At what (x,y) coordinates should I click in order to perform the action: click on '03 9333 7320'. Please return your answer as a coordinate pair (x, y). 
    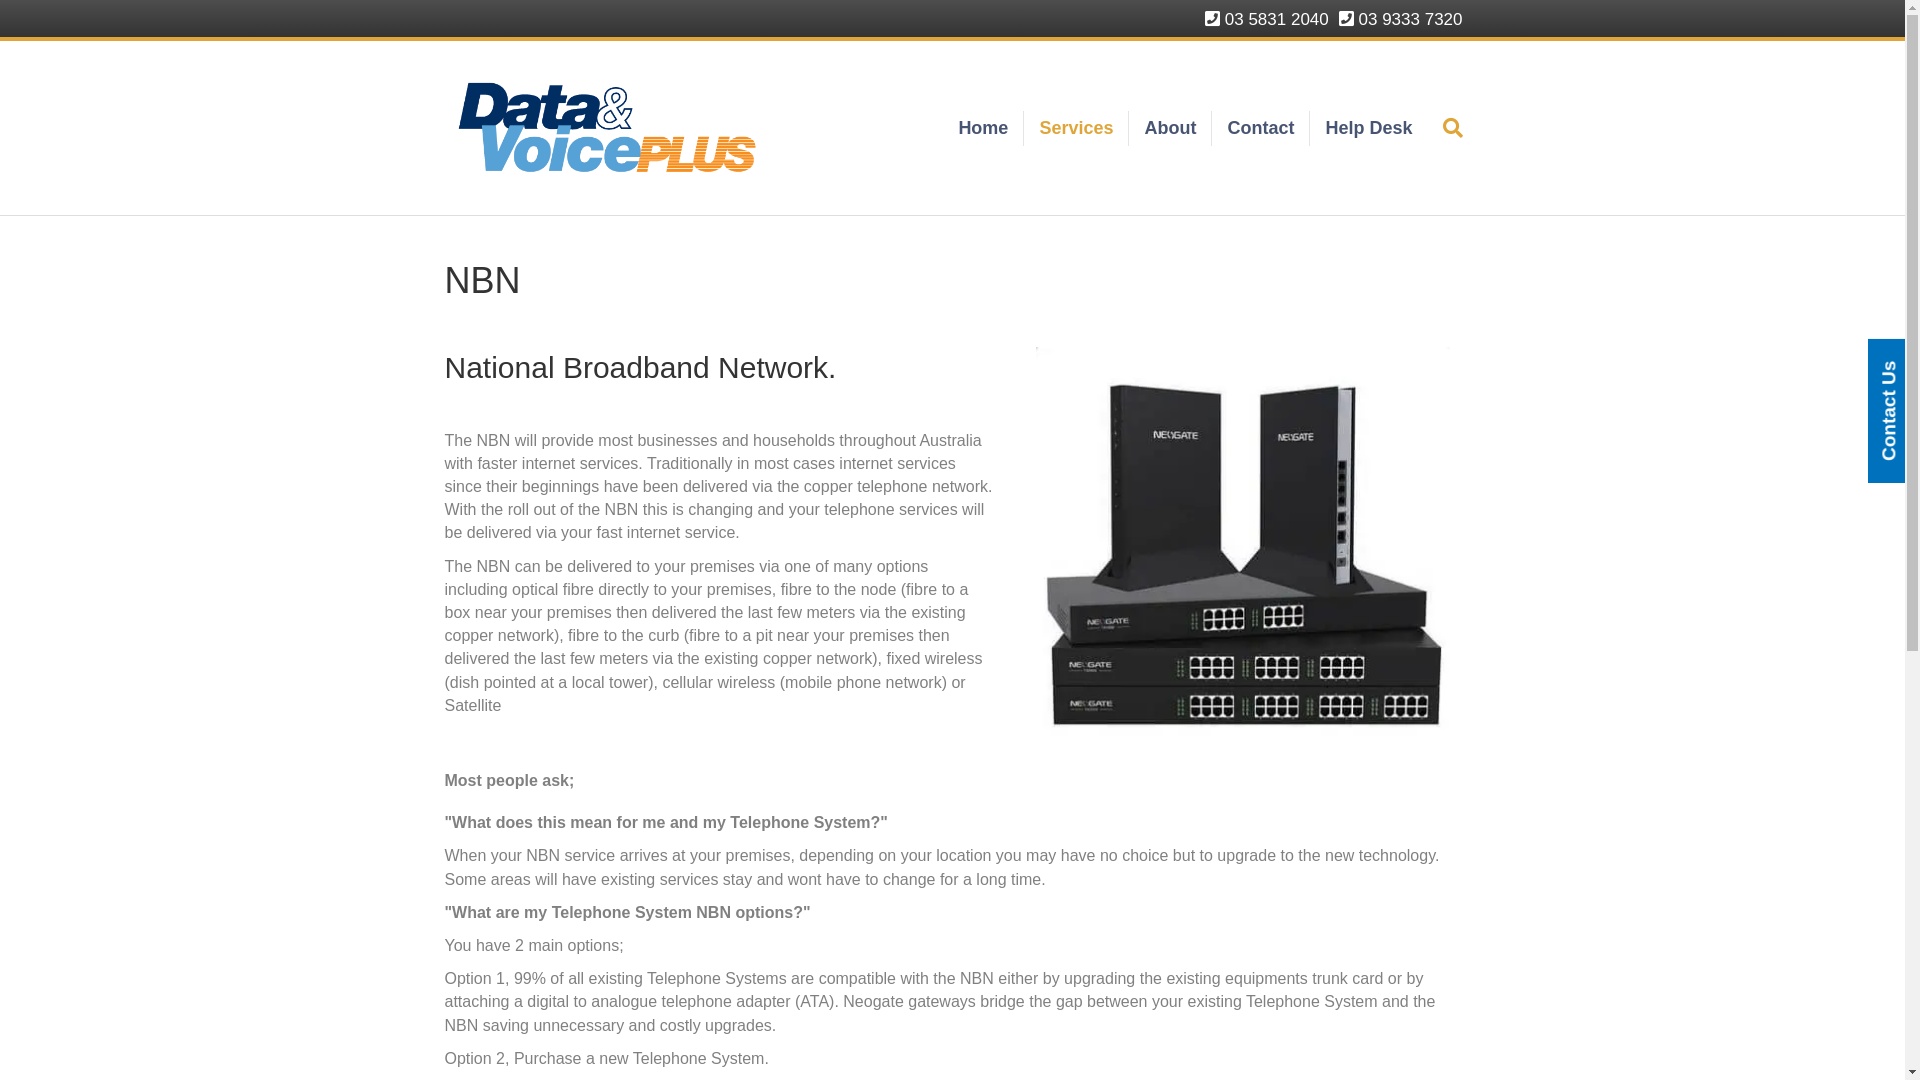
    Looking at the image, I should click on (1339, 18).